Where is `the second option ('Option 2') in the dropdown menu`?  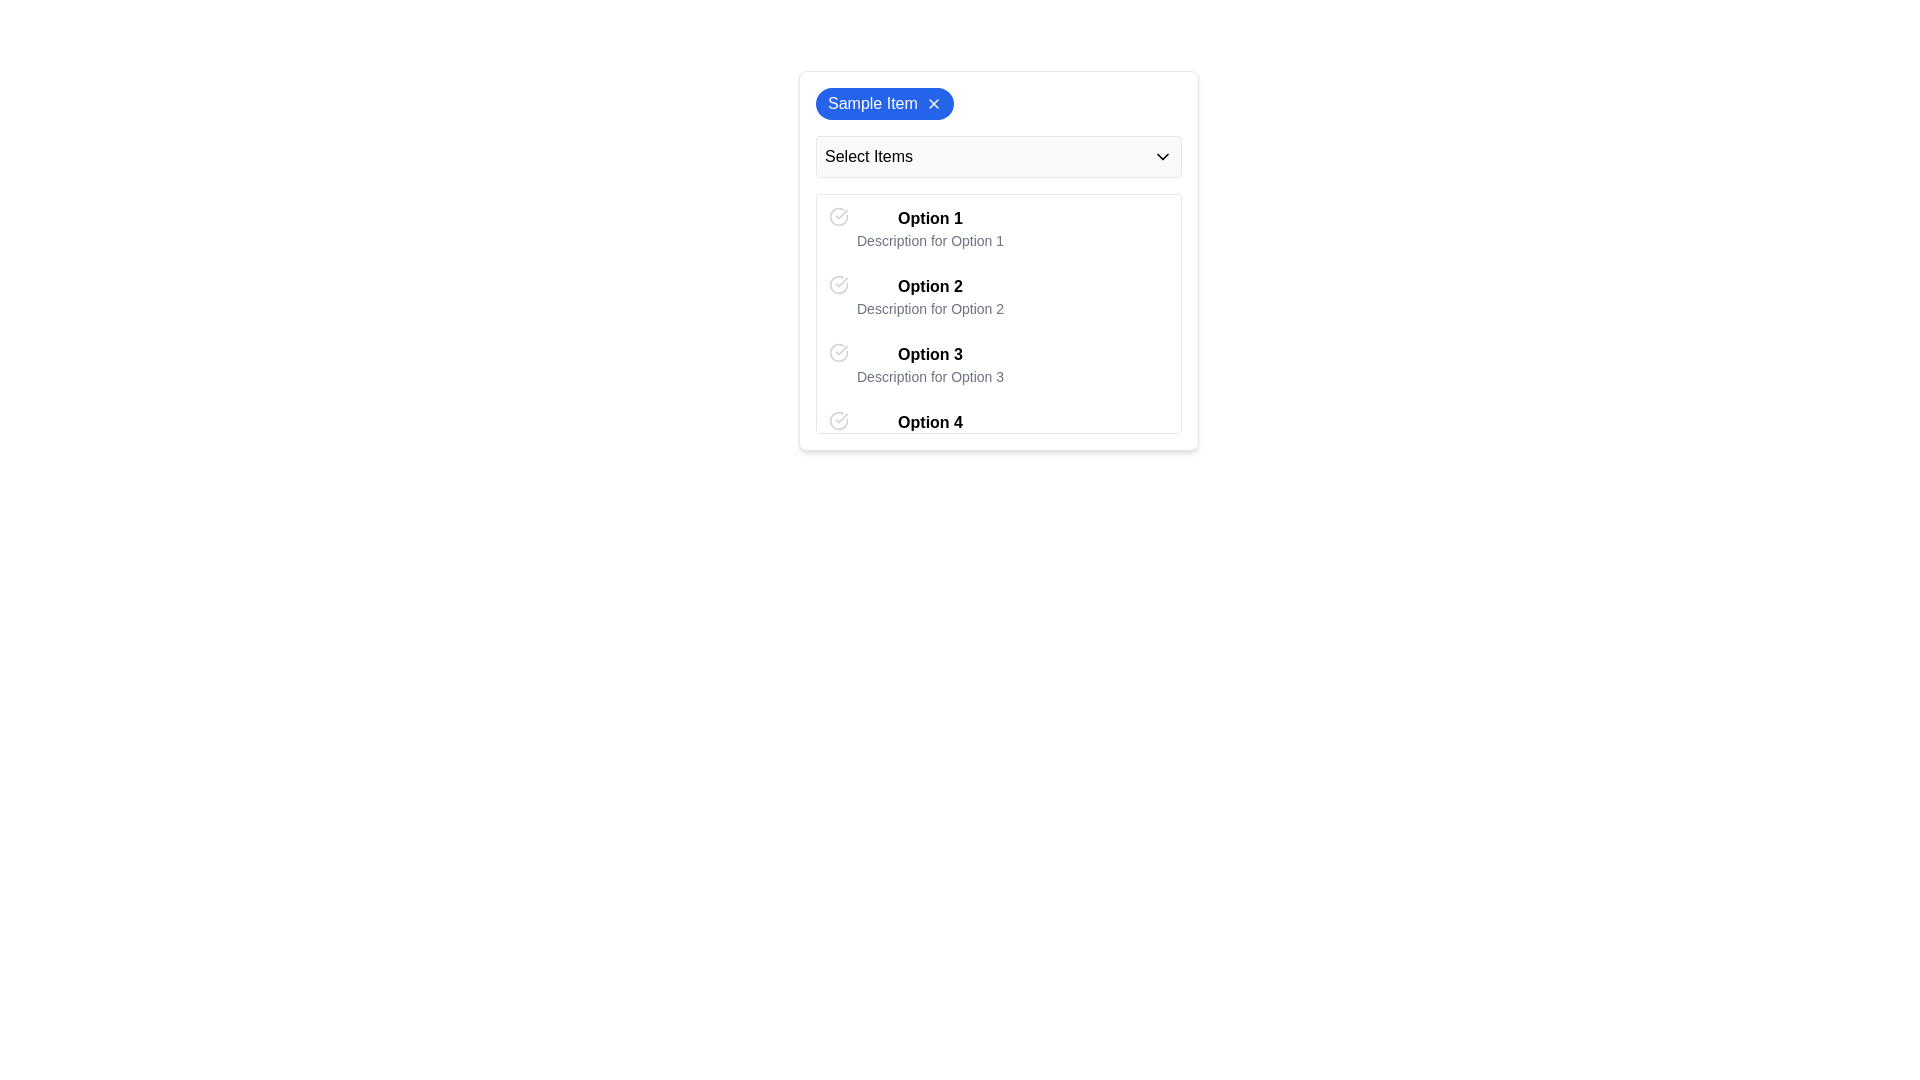 the second option ('Option 2') in the dropdown menu is located at coordinates (998, 313).